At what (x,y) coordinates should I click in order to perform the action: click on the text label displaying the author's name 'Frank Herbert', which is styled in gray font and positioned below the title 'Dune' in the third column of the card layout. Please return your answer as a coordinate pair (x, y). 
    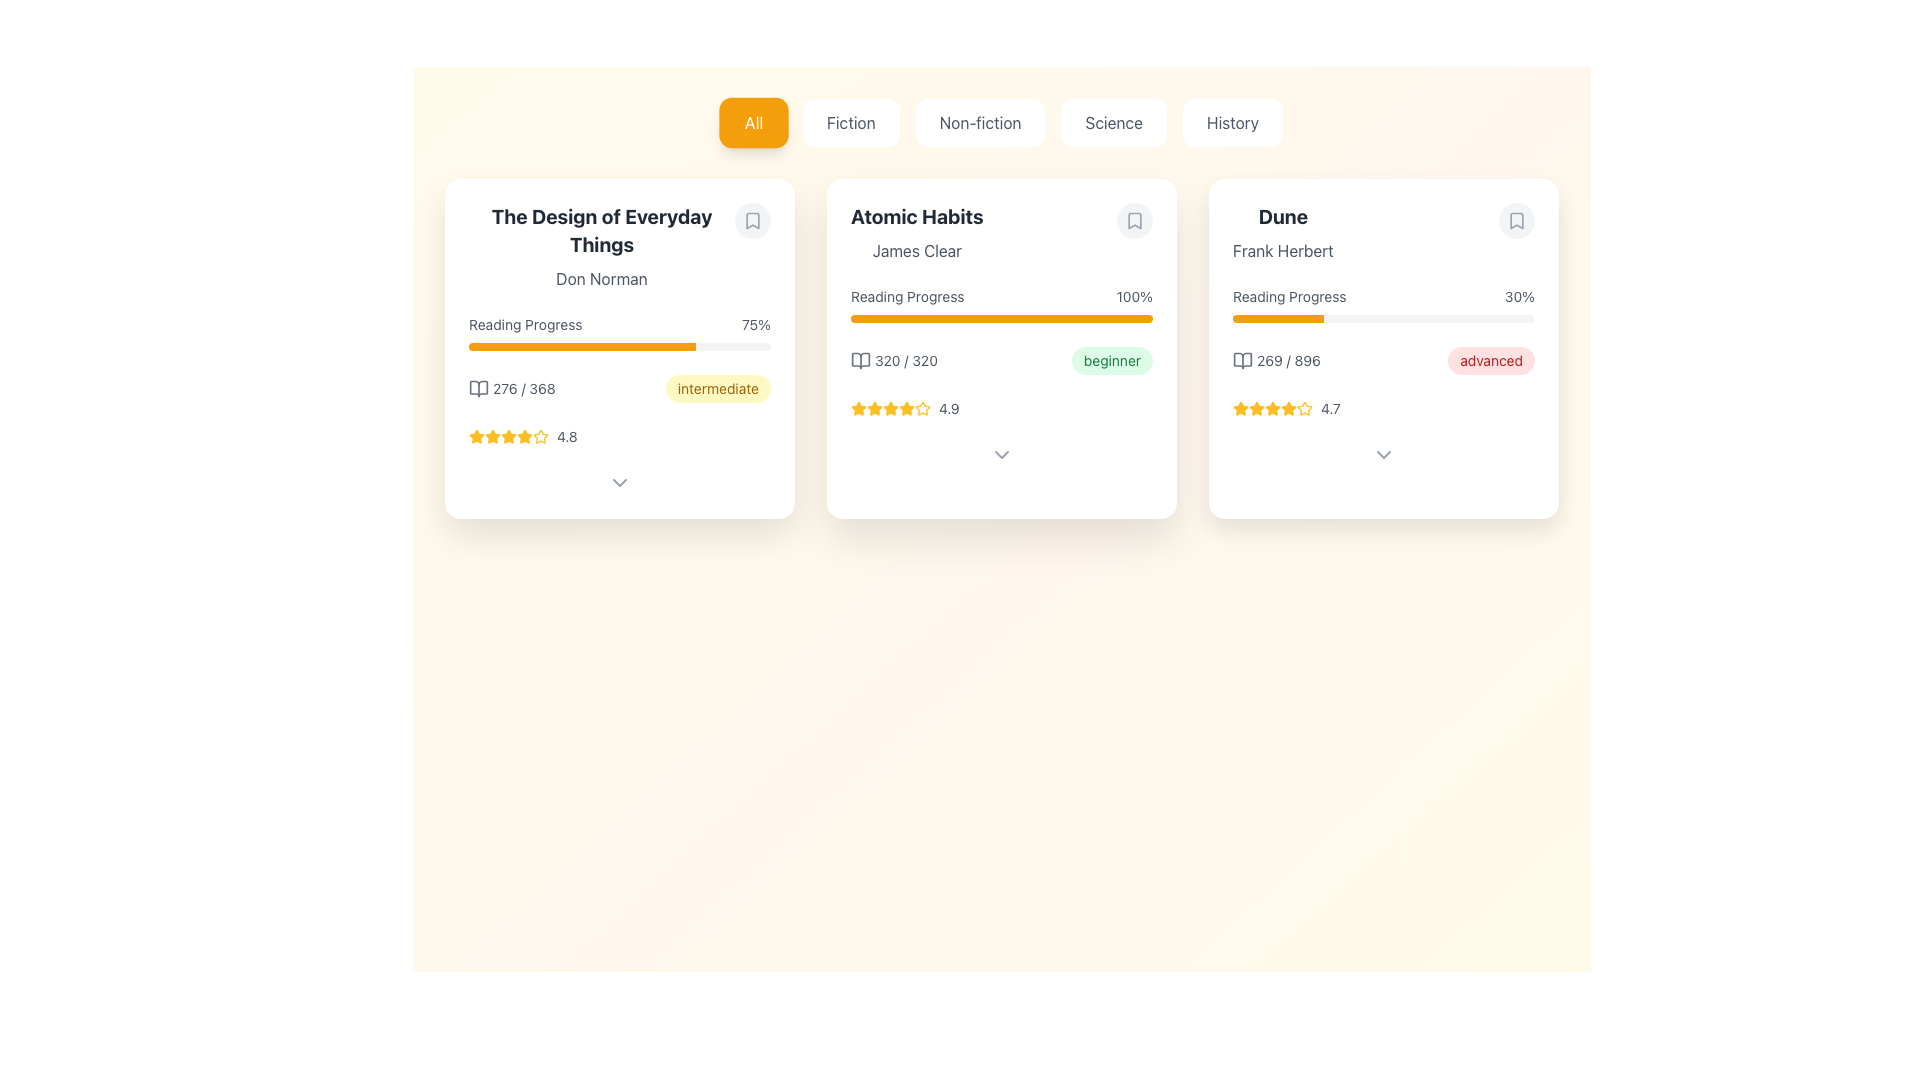
    Looking at the image, I should click on (1283, 249).